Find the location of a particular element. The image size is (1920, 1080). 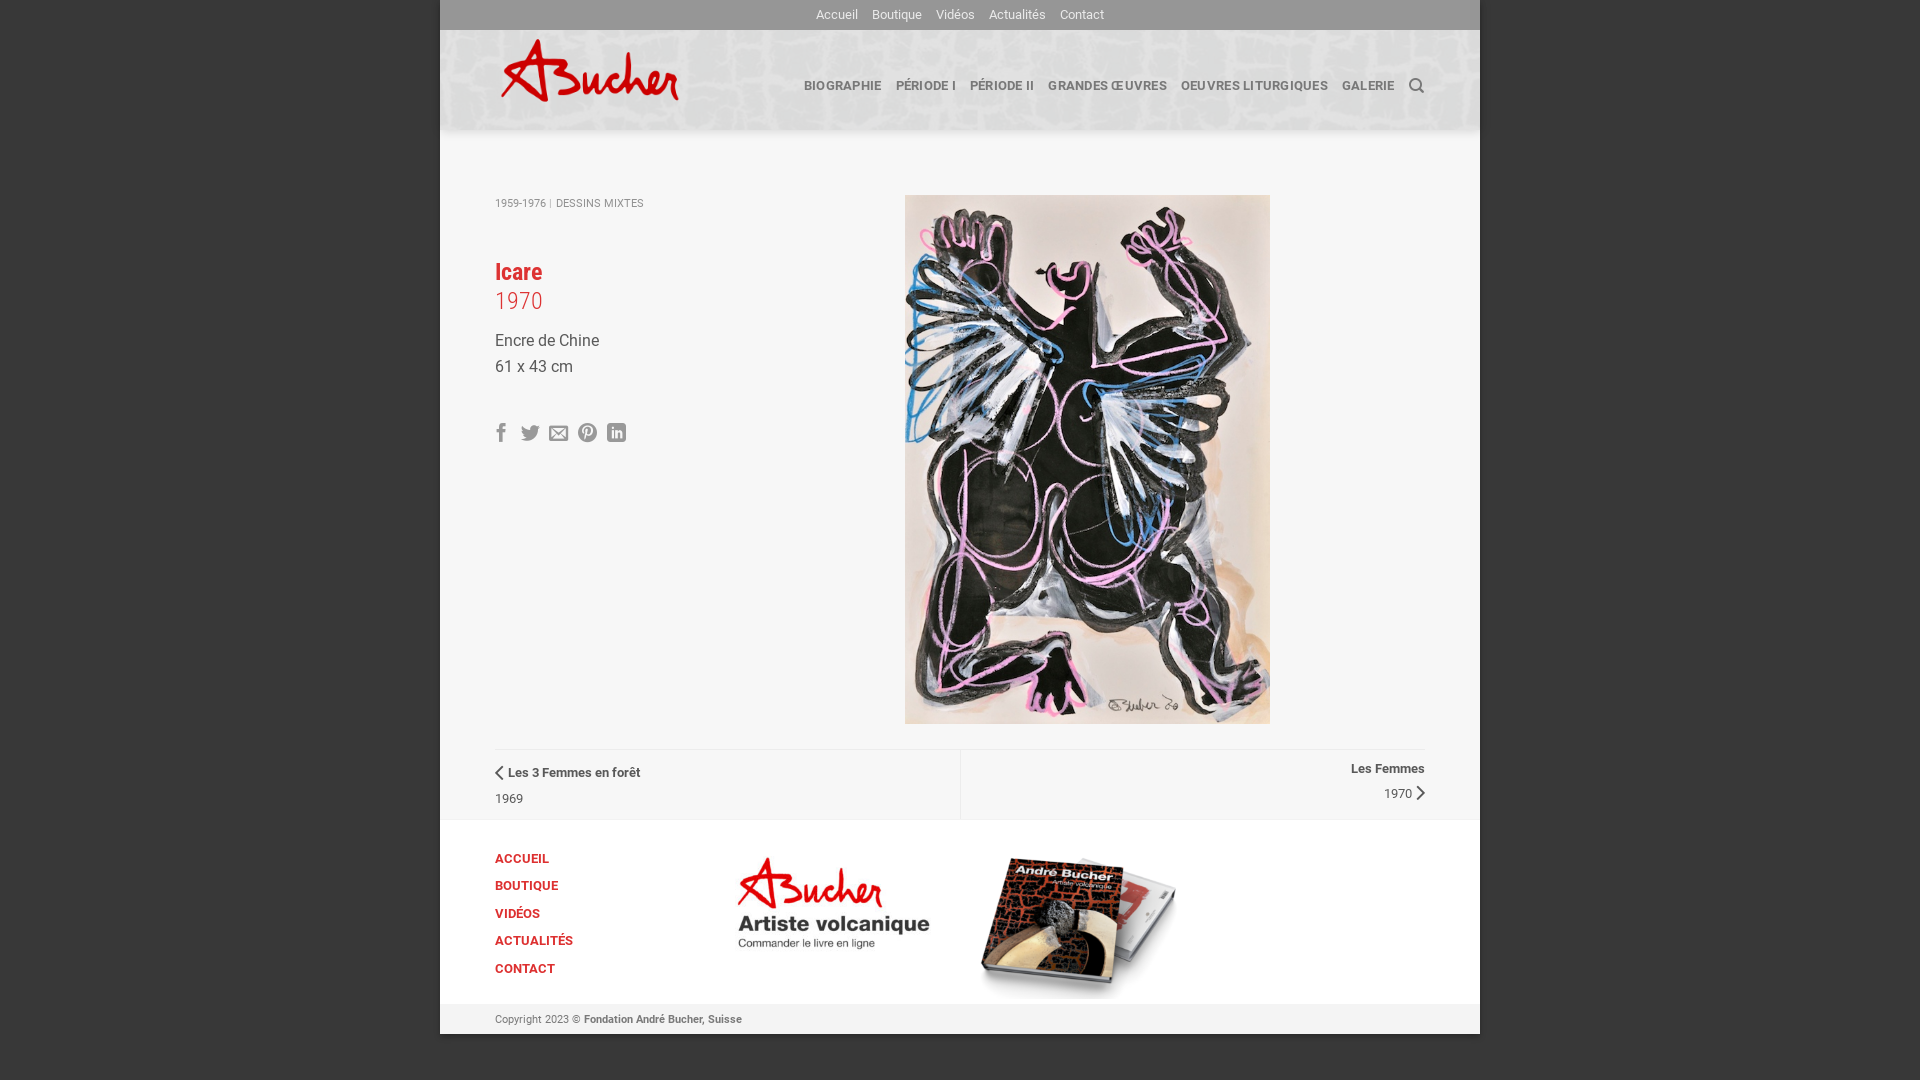

'GALERIE' is located at coordinates (1367, 84).